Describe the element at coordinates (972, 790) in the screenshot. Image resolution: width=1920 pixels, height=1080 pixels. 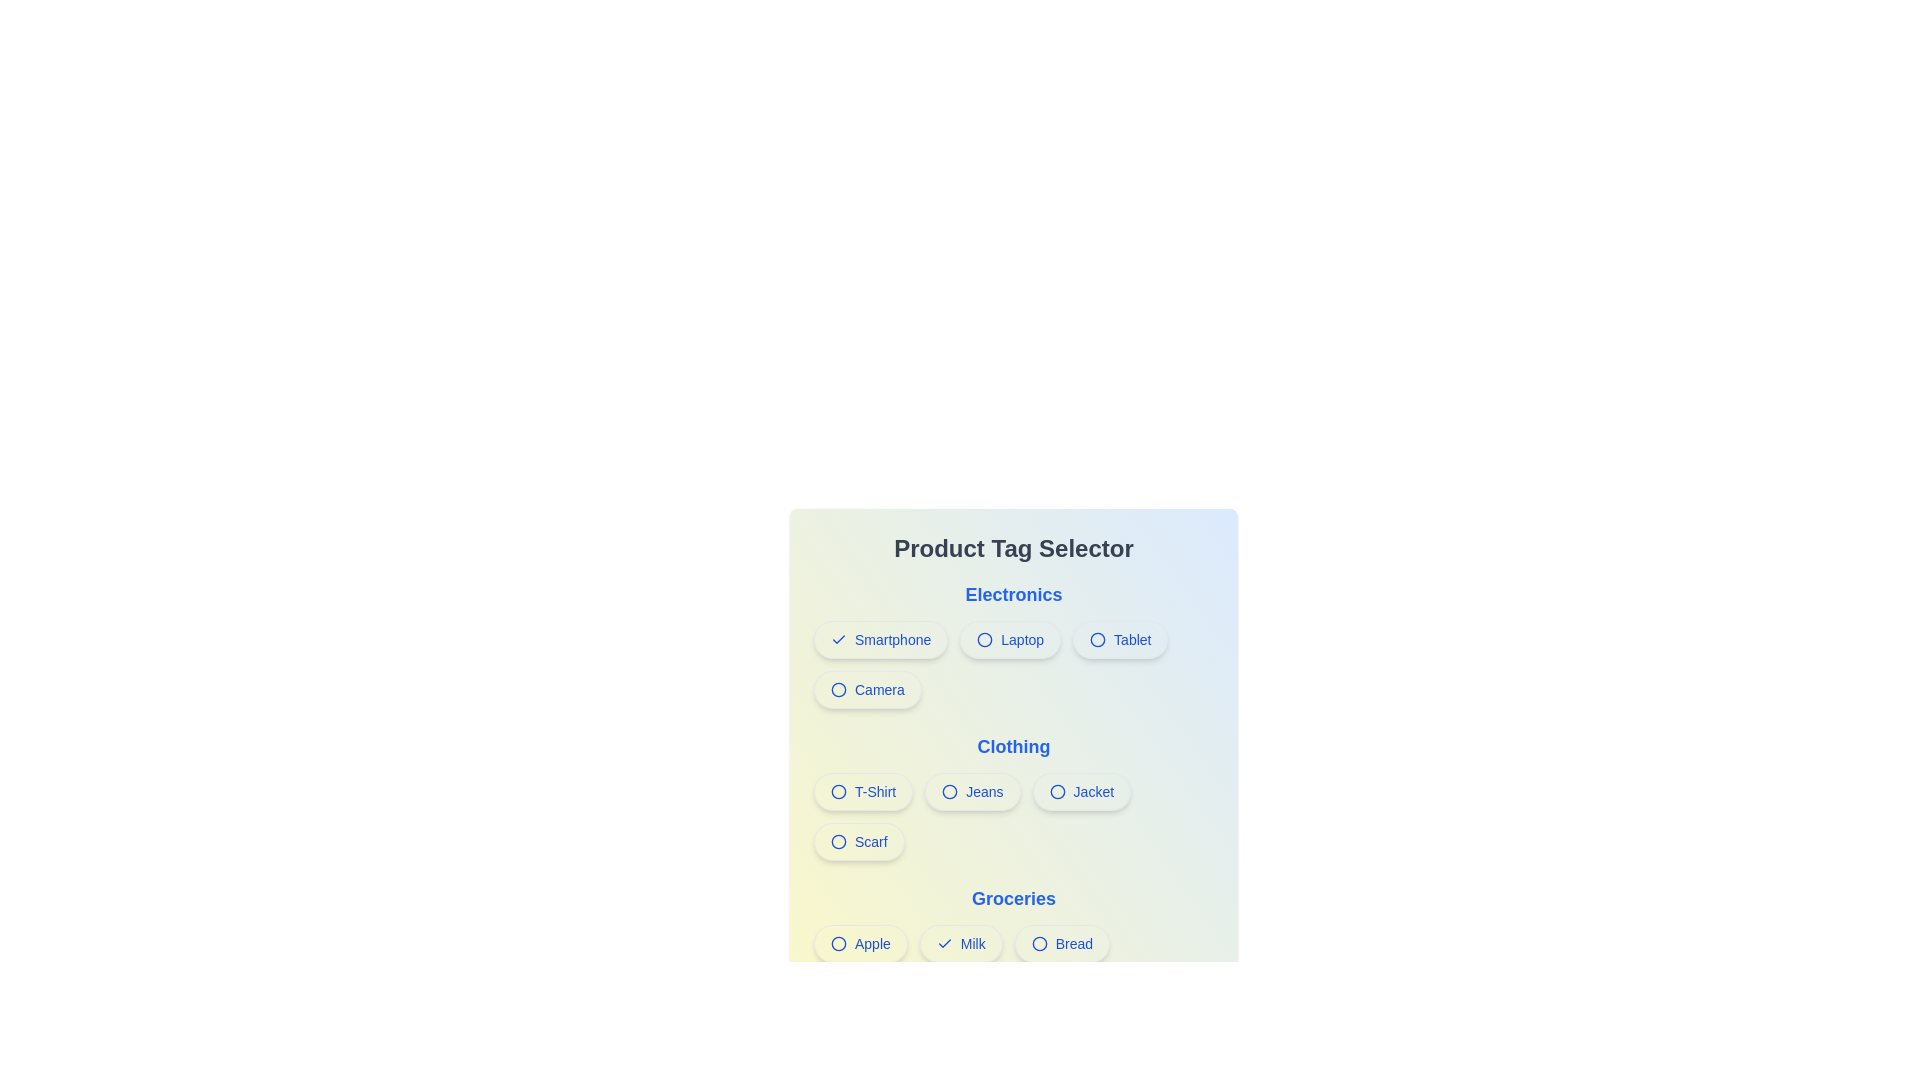
I see `the 'Jeans' button, which has a white background, gray border, blue text, and a circular radio button icon to its left, located in the second row of the 'Clothing' section` at that location.